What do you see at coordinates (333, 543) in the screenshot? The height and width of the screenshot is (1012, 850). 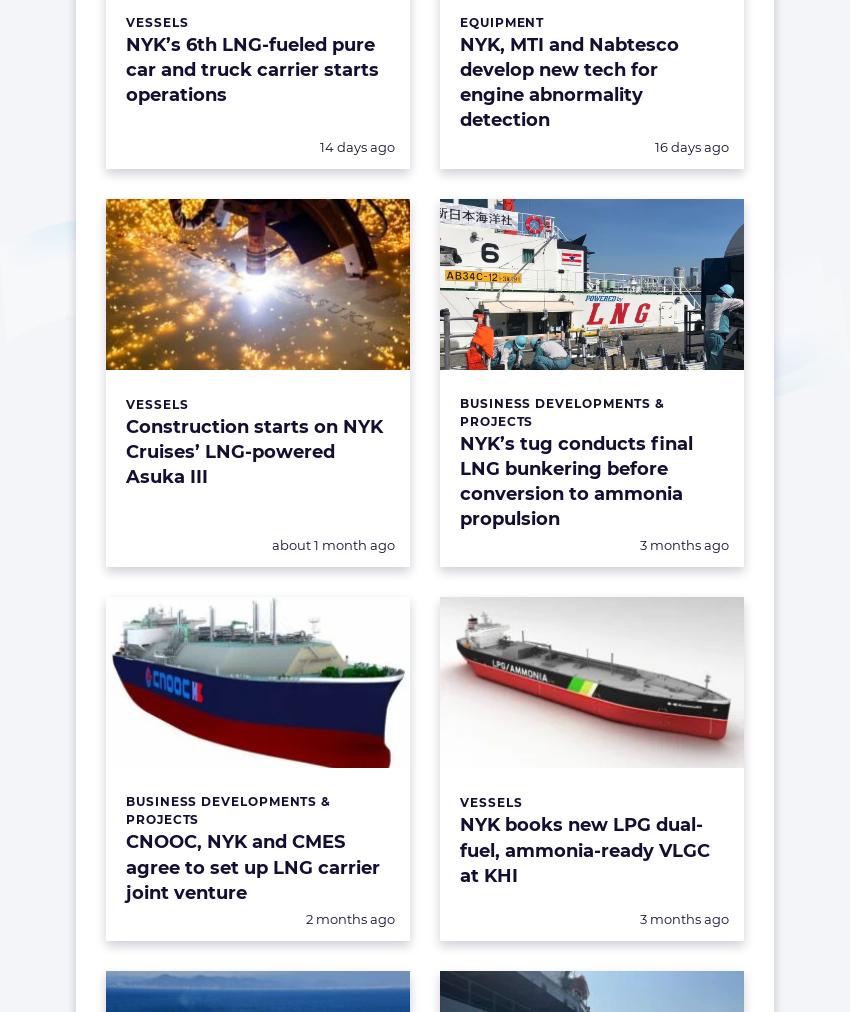 I see `'about 1 month ago'` at bounding box center [333, 543].